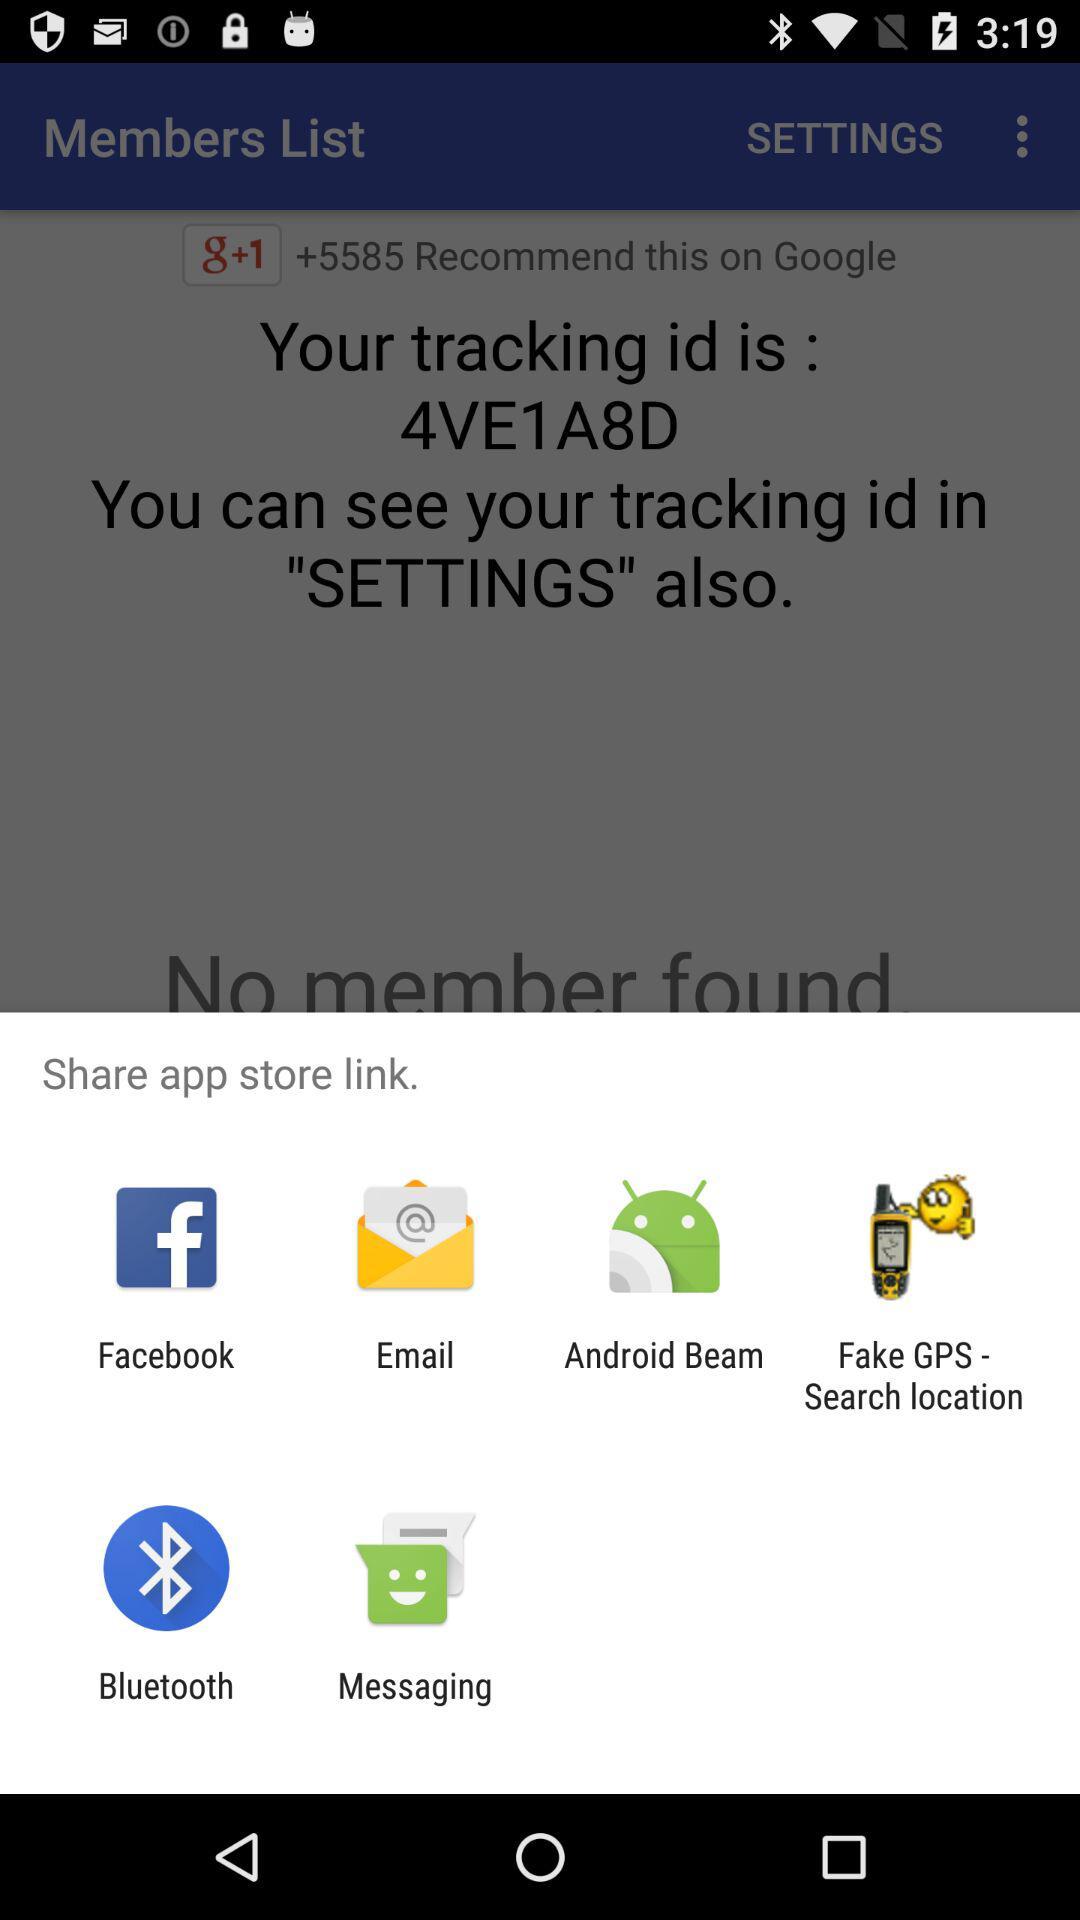  Describe the element at coordinates (414, 1374) in the screenshot. I see `app next to facebook icon` at that location.